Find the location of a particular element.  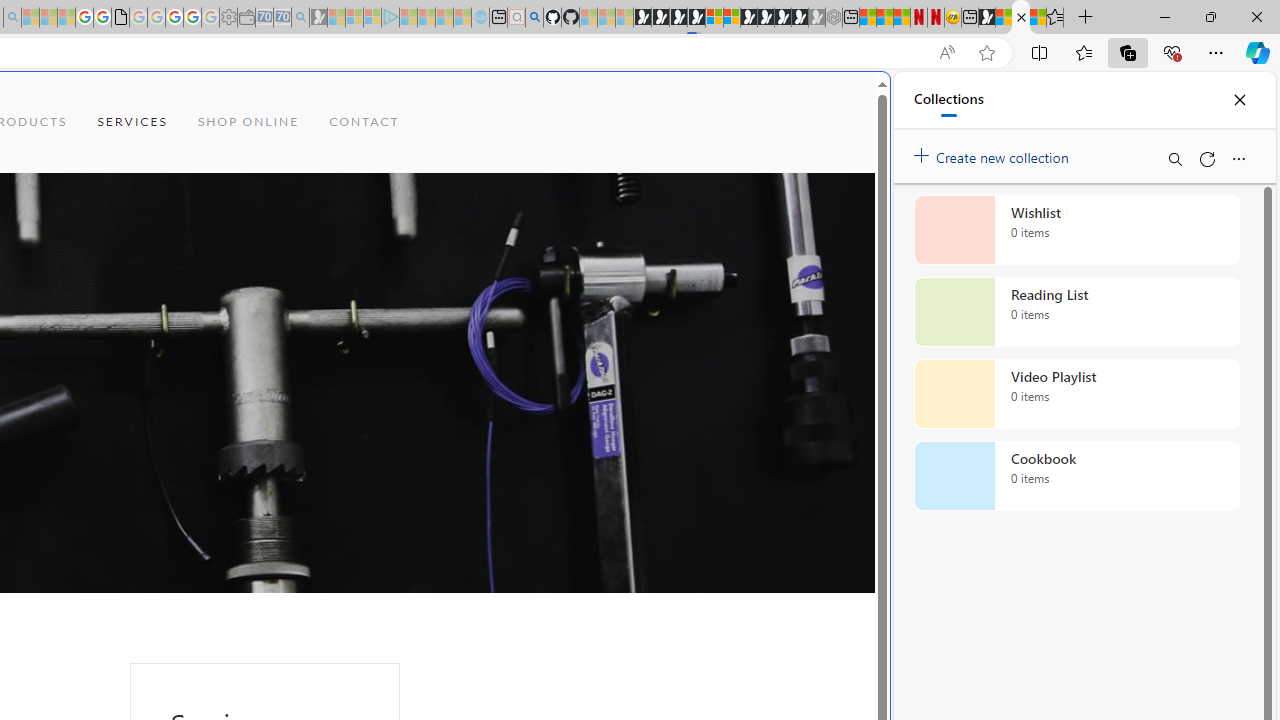

'CONTACT' is located at coordinates (364, 122).